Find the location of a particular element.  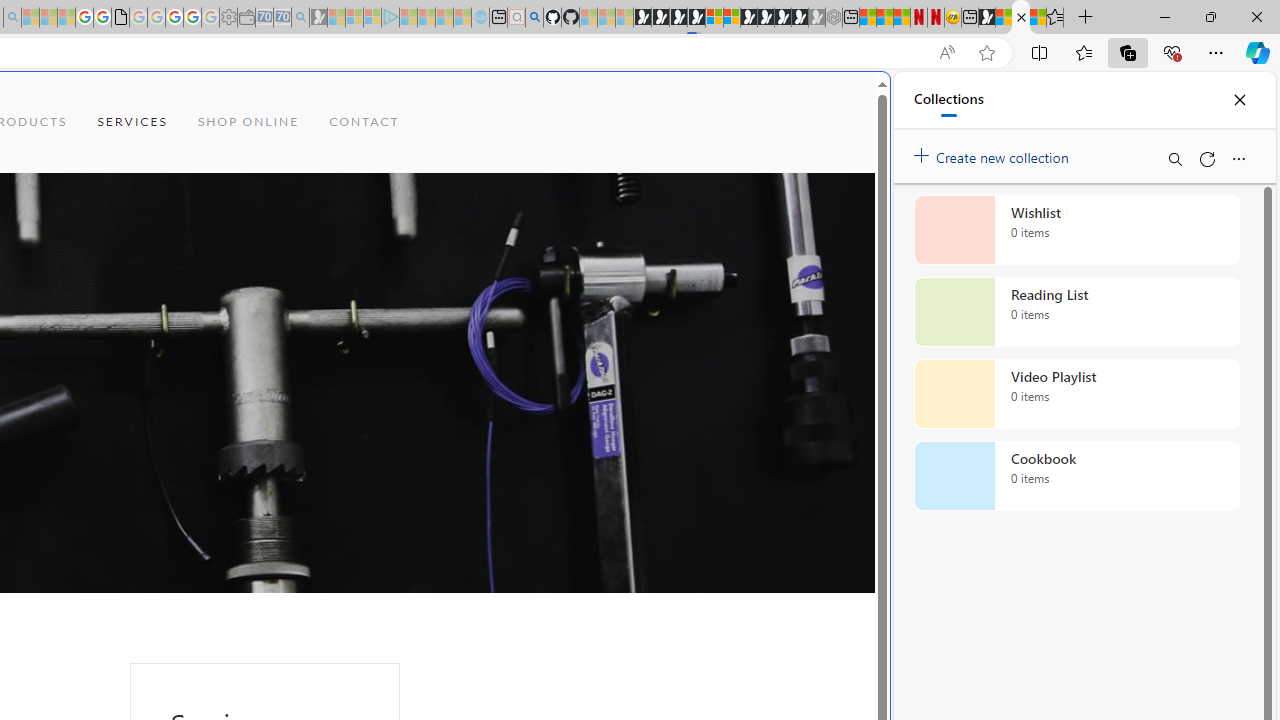

'CONTACT' is located at coordinates (364, 122).